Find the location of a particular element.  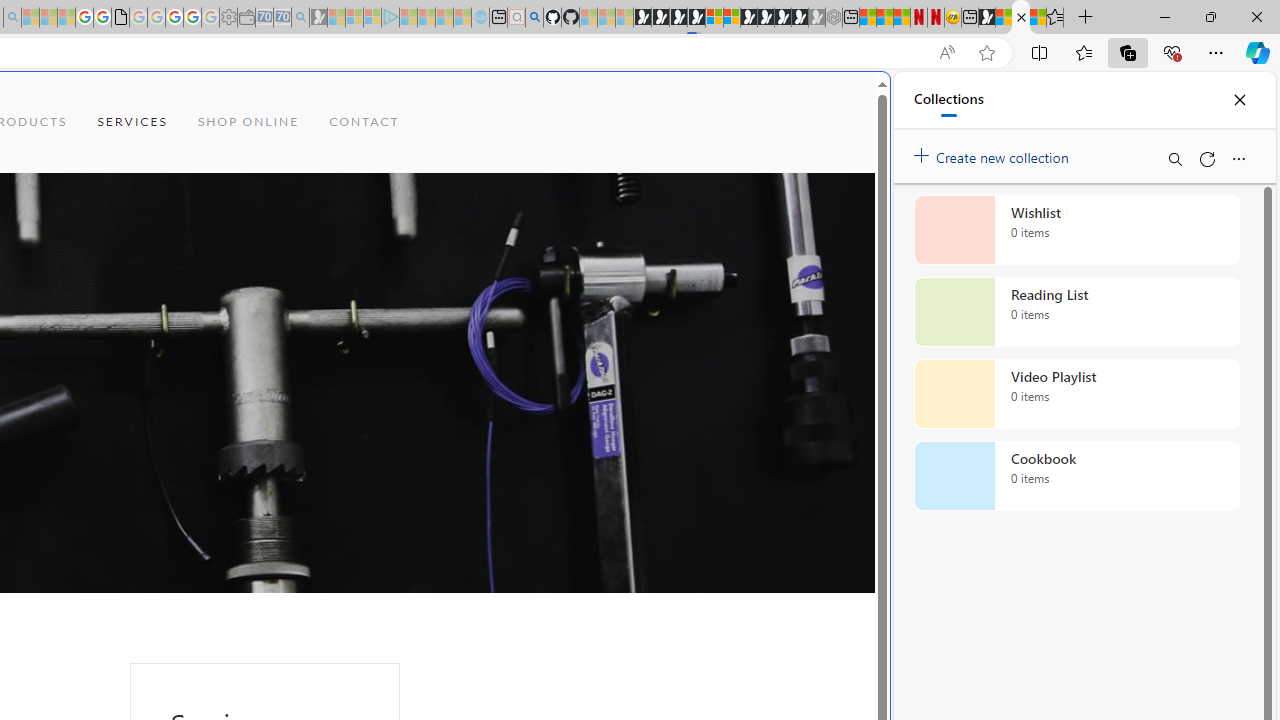

'CONTACT' is located at coordinates (364, 122).